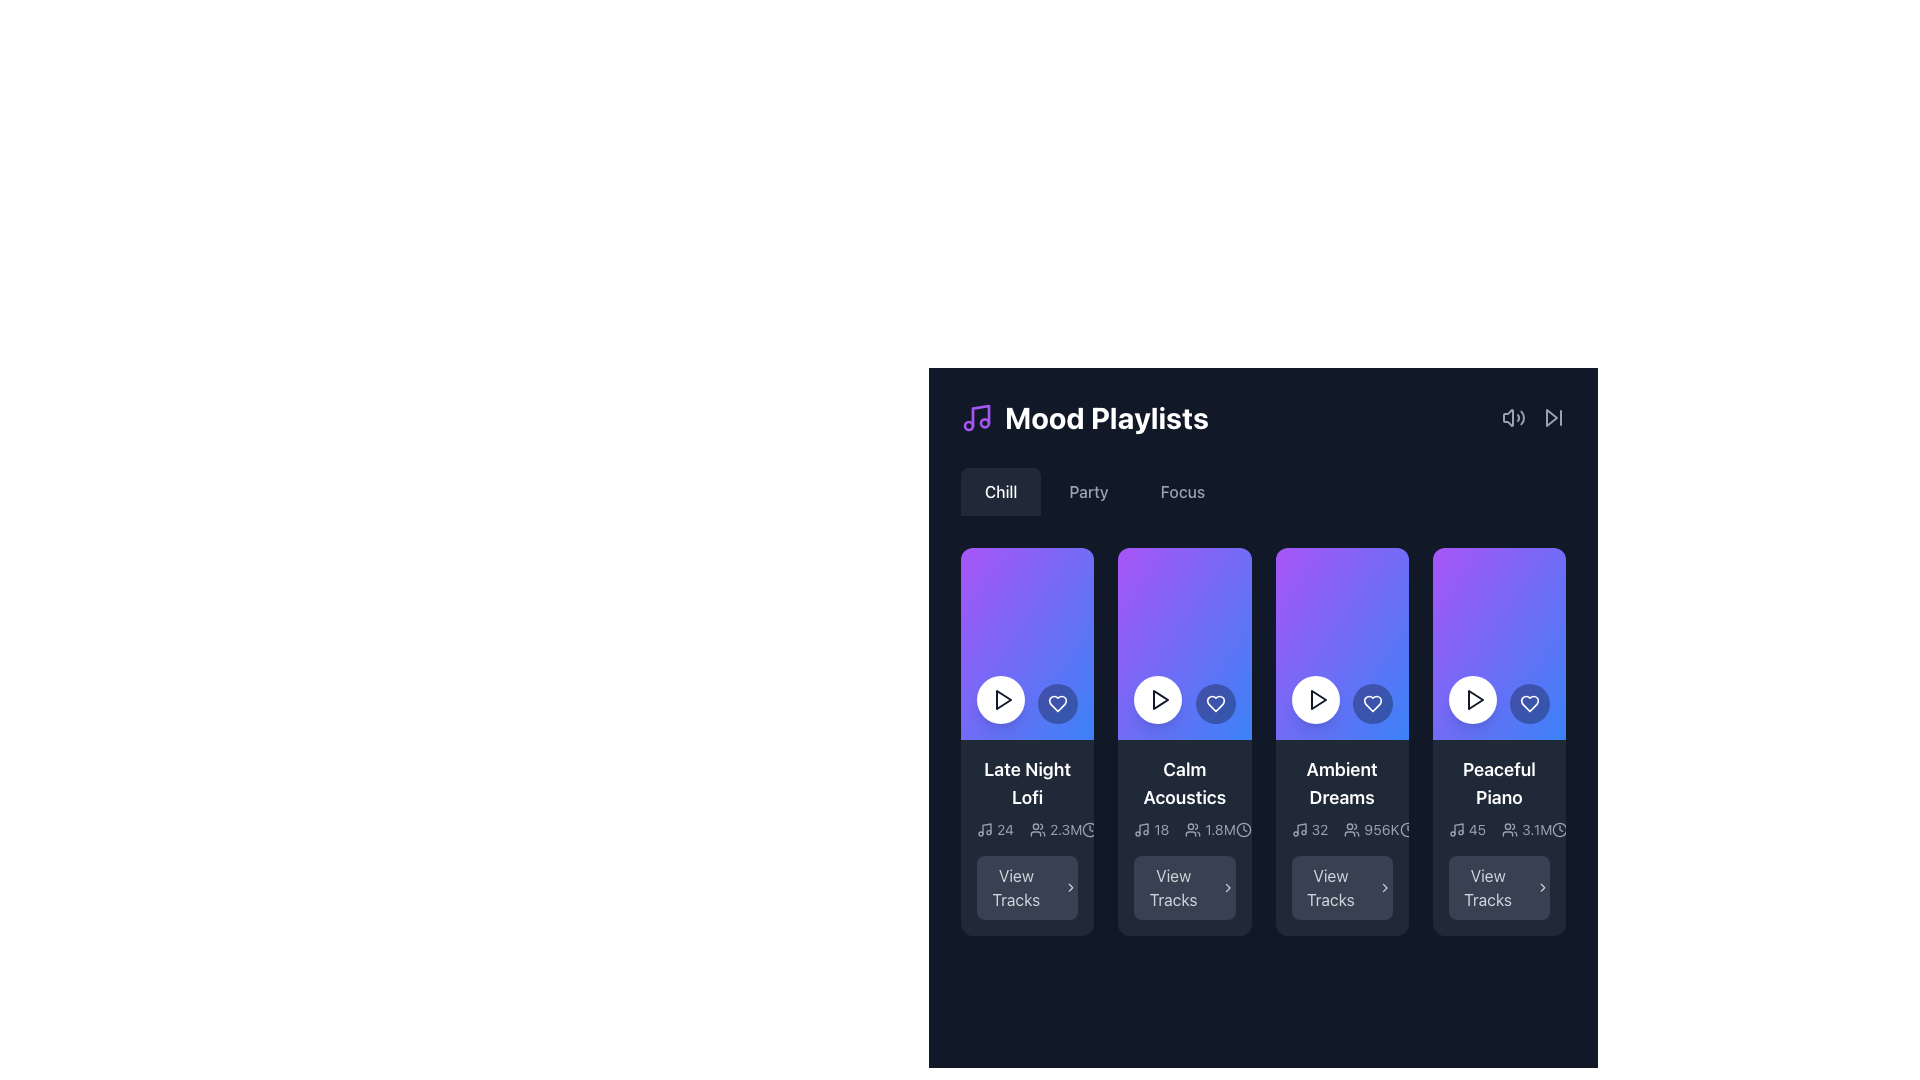 The image size is (1920, 1080). What do you see at coordinates (1027, 886) in the screenshot?
I see `the button for the 'Late Night Lofi' playlist located at the bottom of the playlist card` at bounding box center [1027, 886].